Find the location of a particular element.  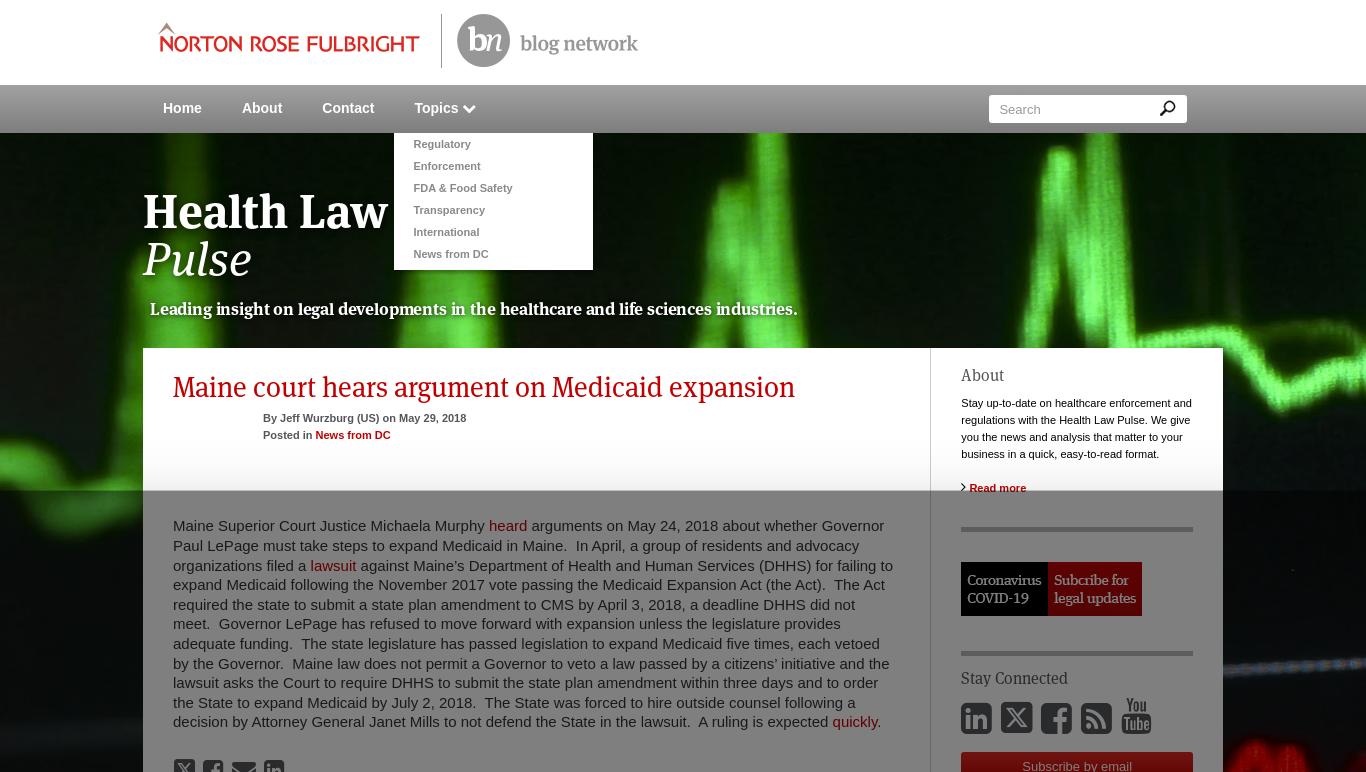

'FDA & Food Safety' is located at coordinates (411, 186).